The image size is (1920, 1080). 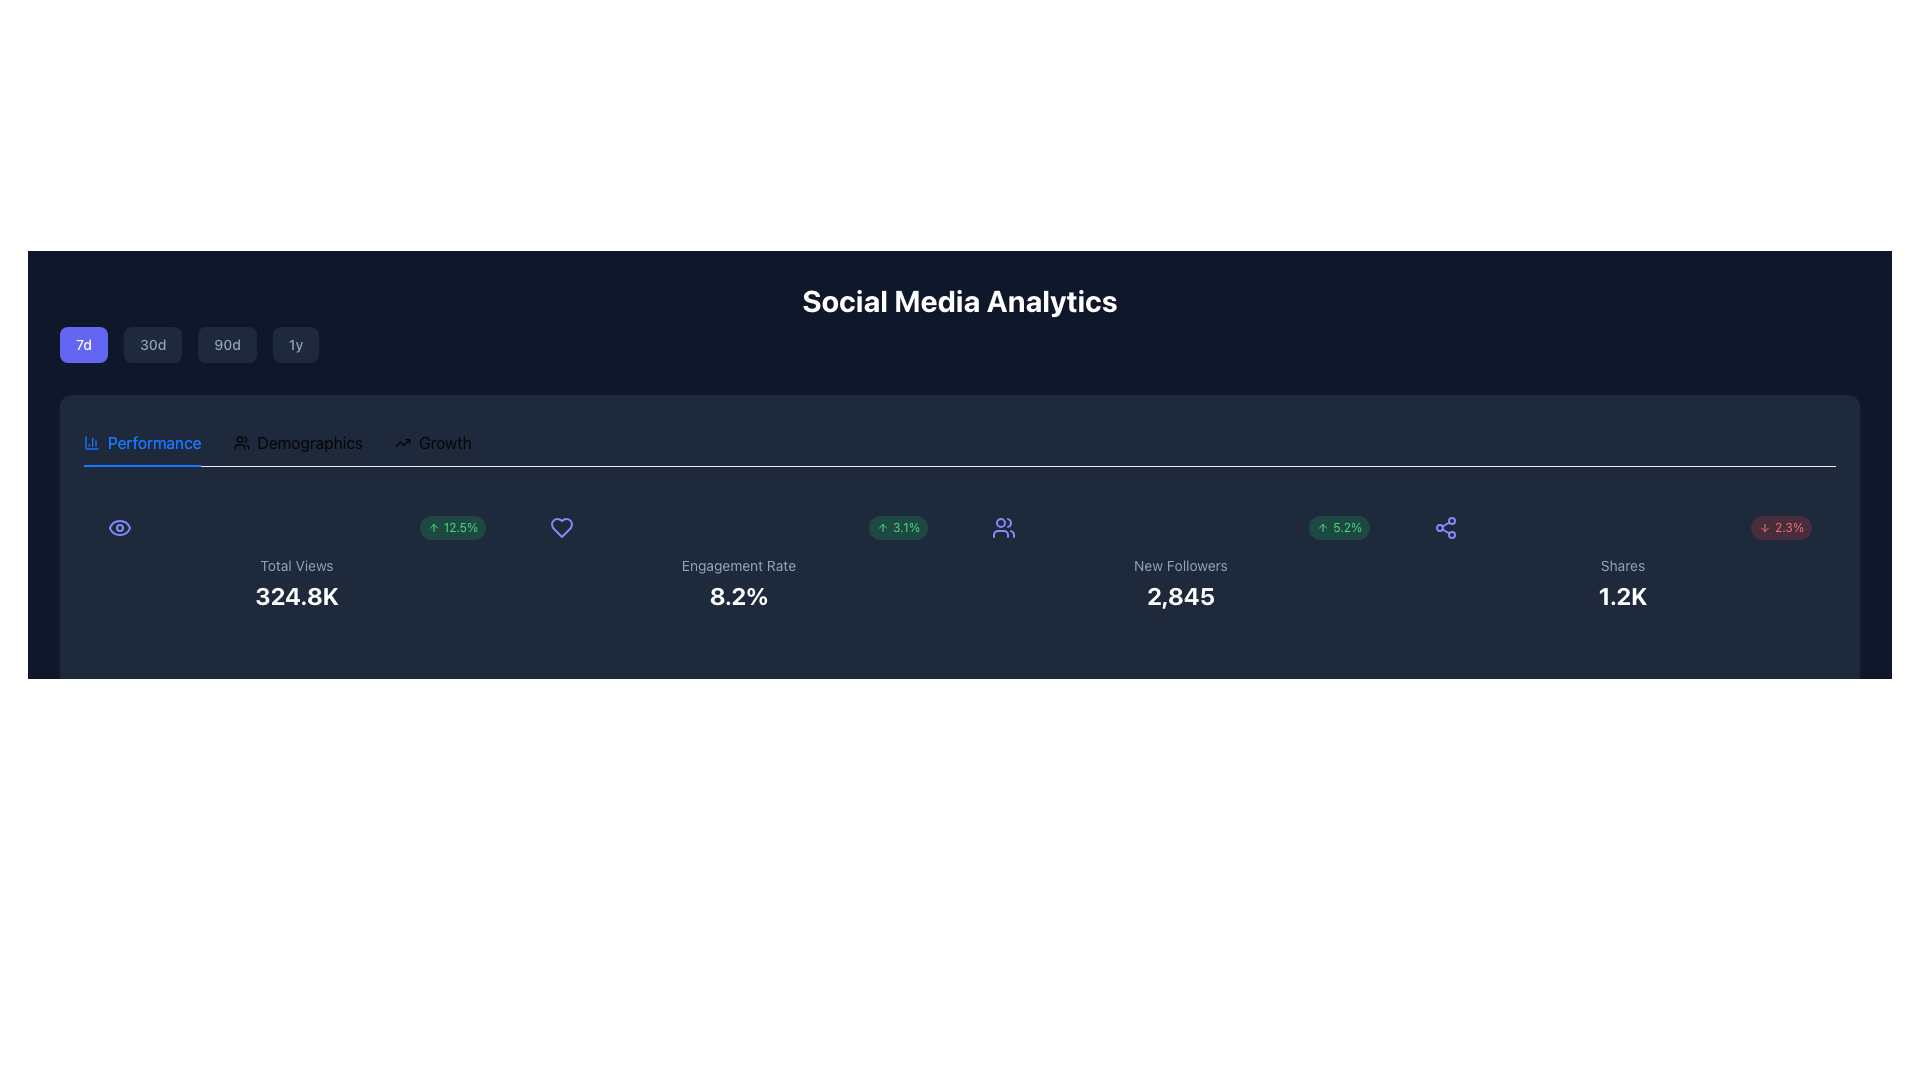 I want to click on the heart-shaped icon filled with a solid purple-blue color, which represents the 'Engagement Rate' metric in the analytics dashboard, so click(x=560, y=527).